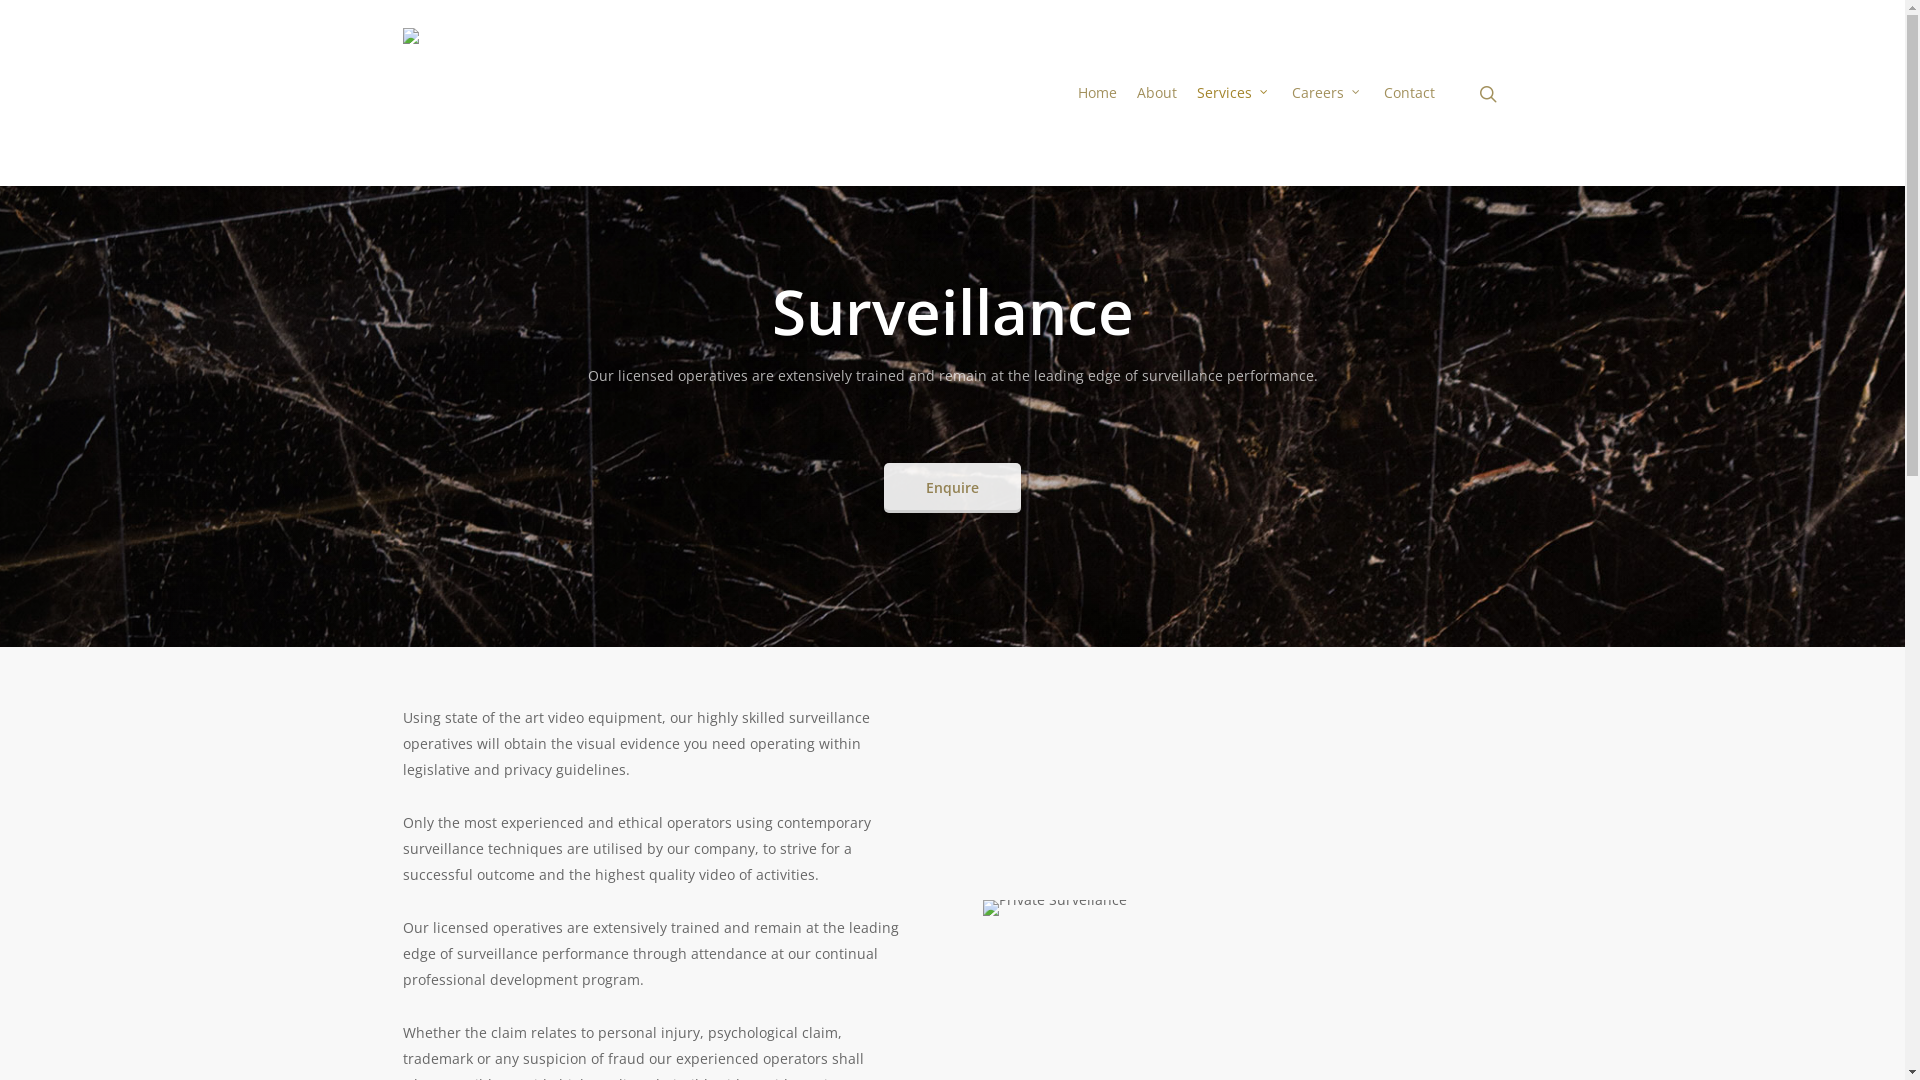 This screenshot has height=1080, width=1920. Describe the element at coordinates (1156, 92) in the screenshot. I see `'About'` at that location.